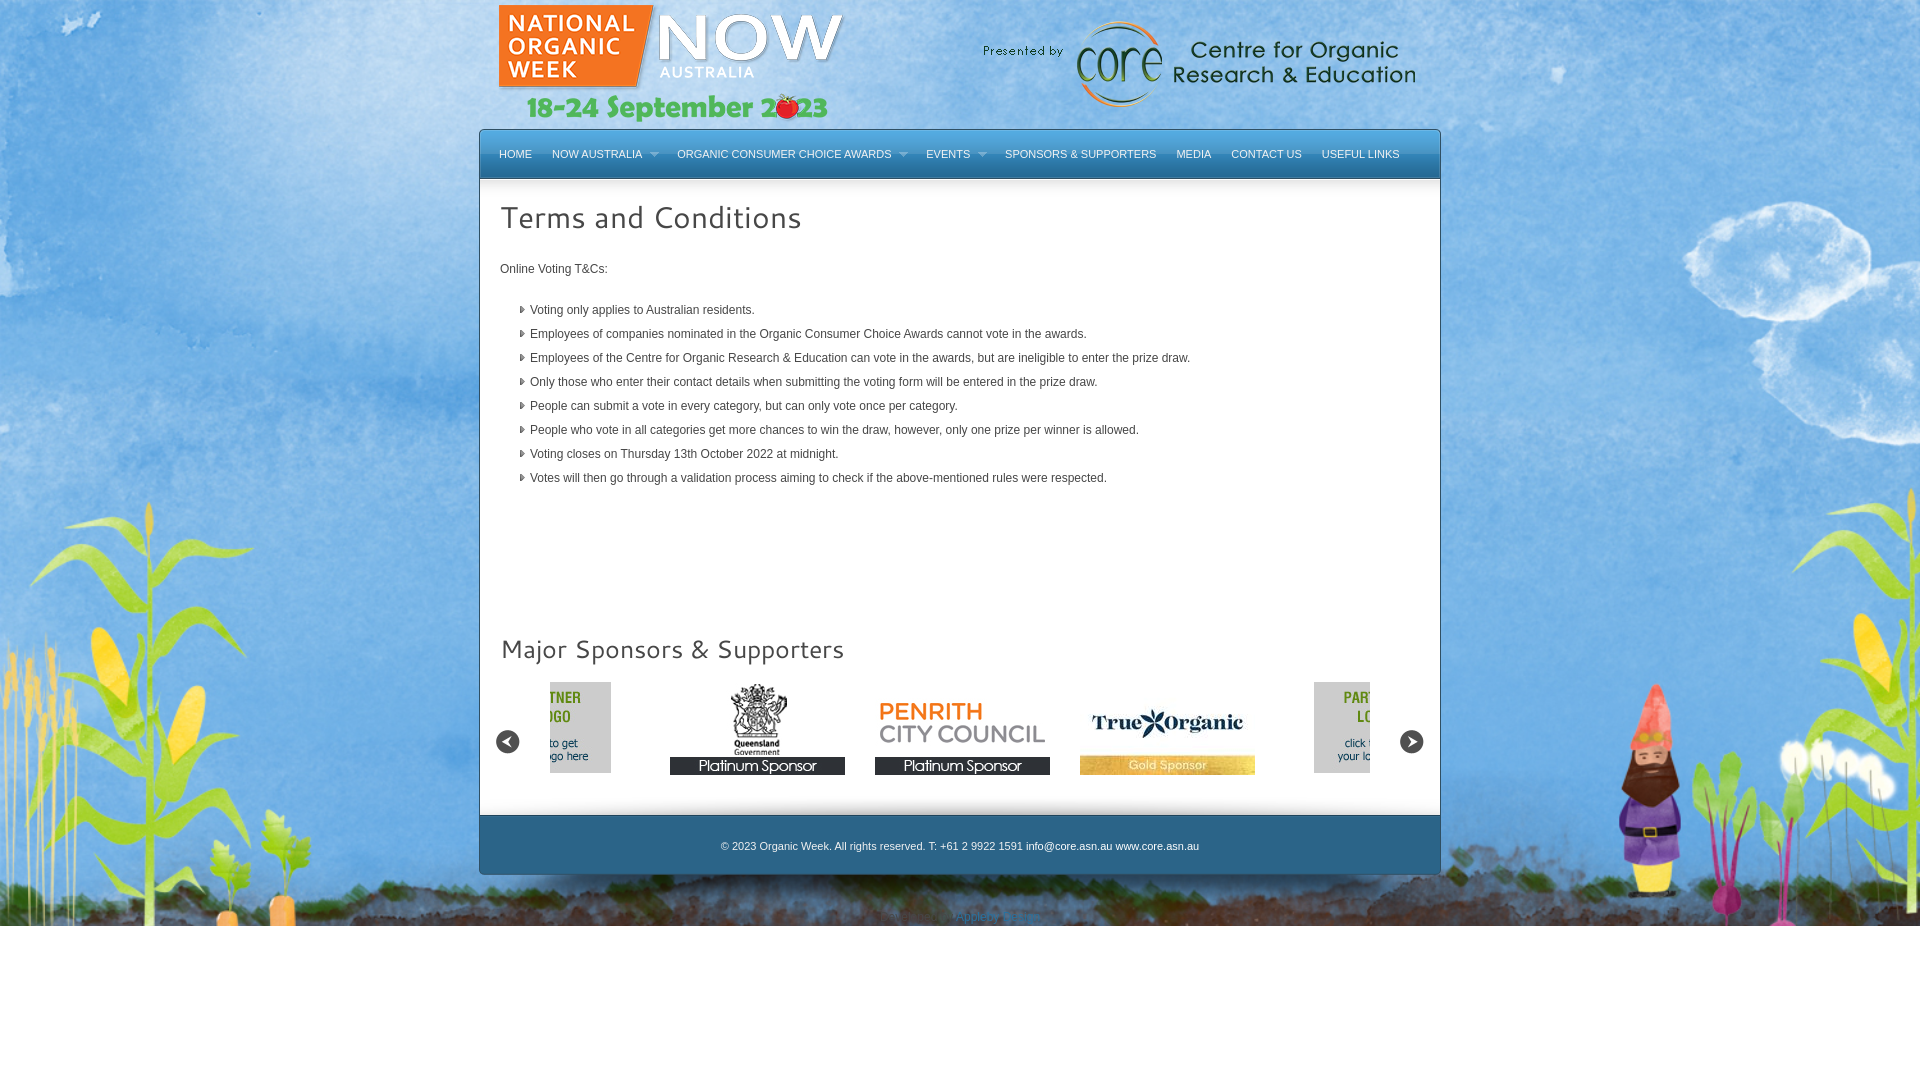 The width and height of the screenshot is (1920, 1080). Describe the element at coordinates (1068, 845) in the screenshot. I see `'info@core.asn.au'` at that location.